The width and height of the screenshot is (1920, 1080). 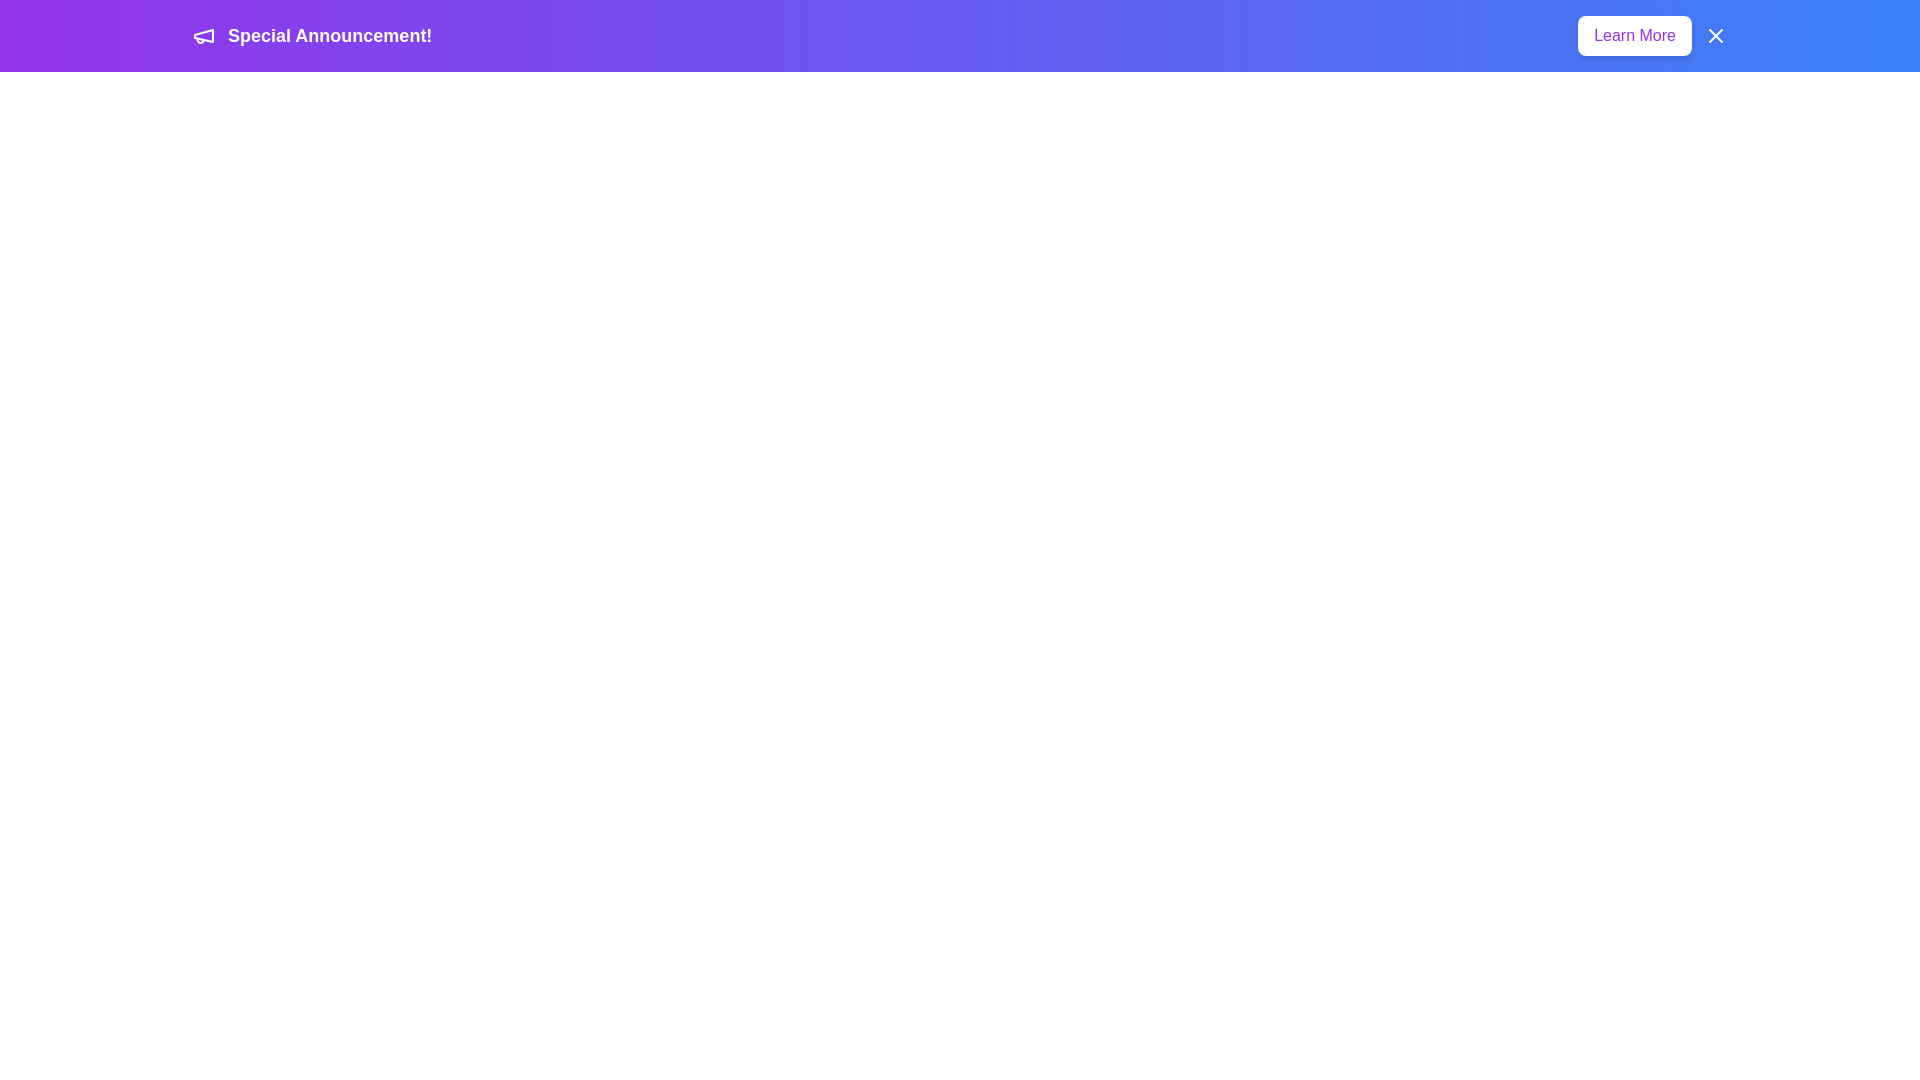 I want to click on 'X' button to close the dialog, so click(x=1715, y=35).